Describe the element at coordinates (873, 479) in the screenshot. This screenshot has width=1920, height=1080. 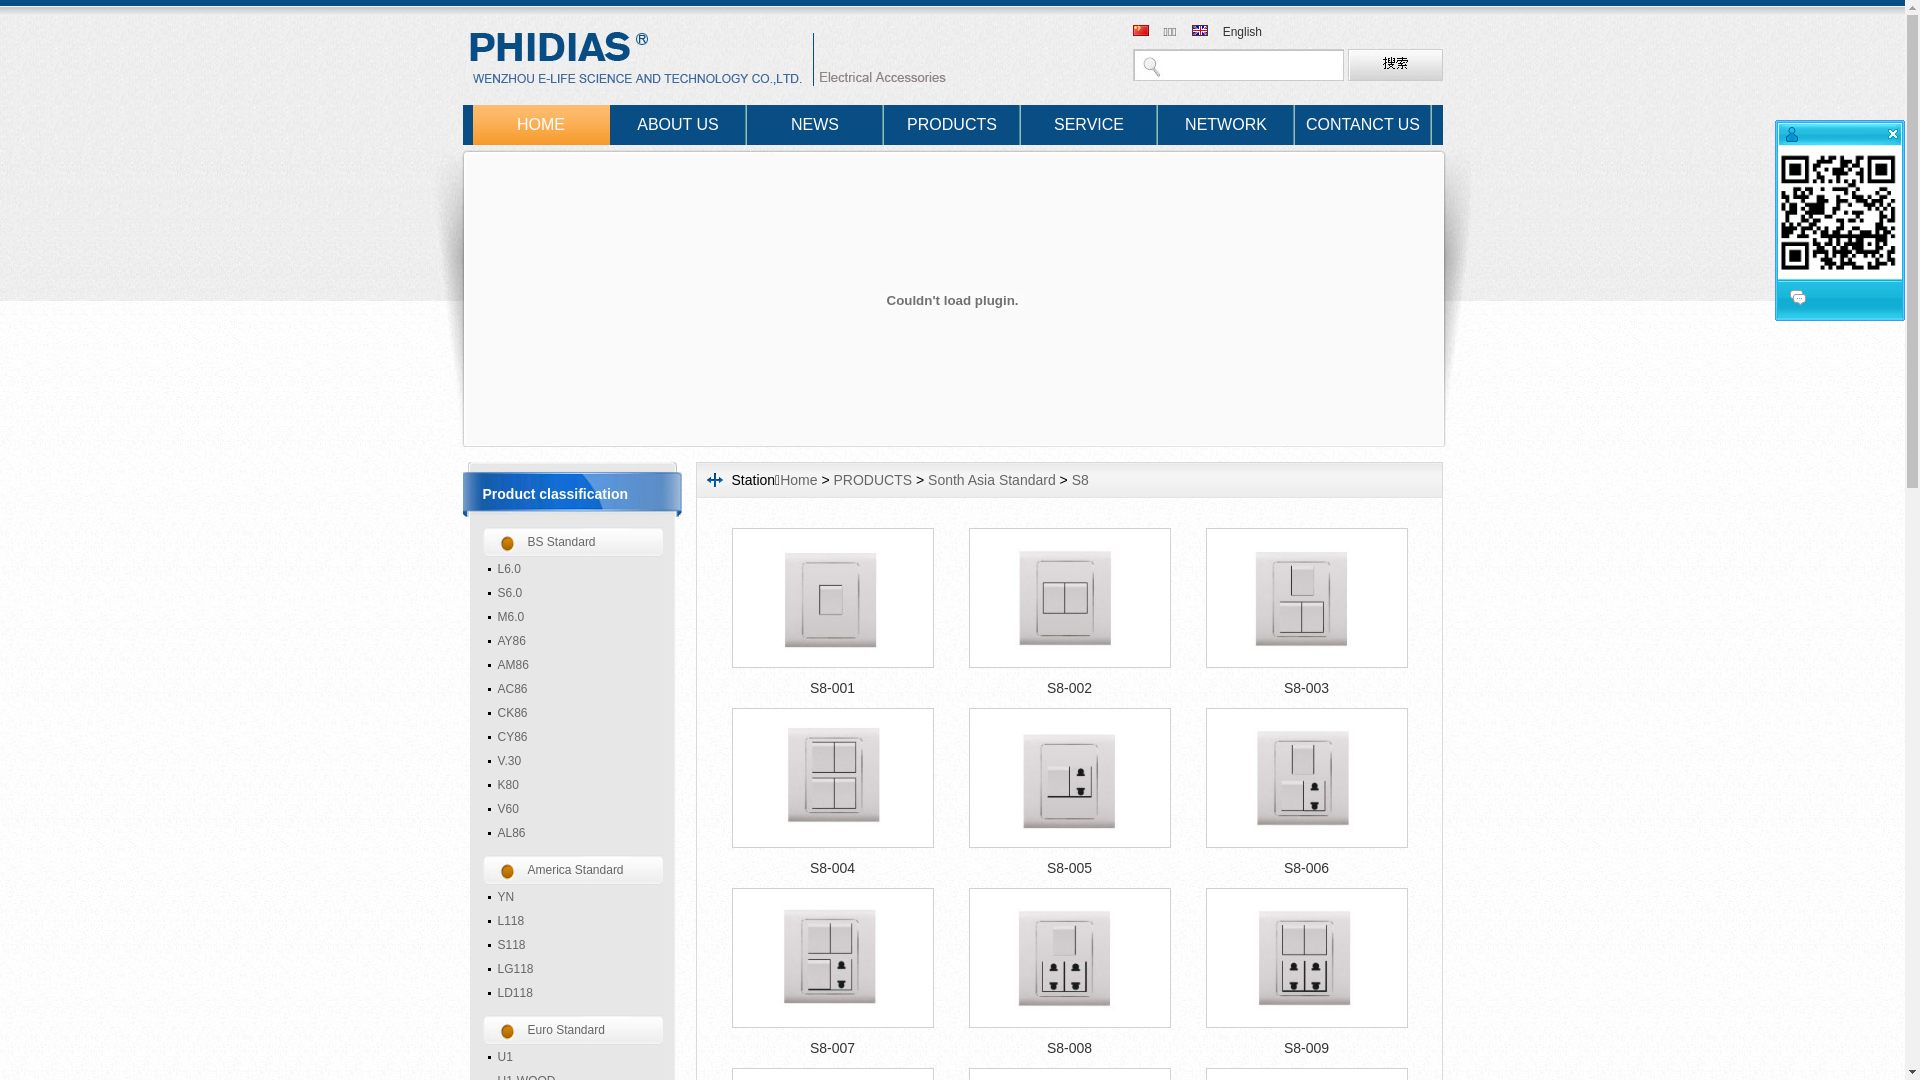
I see `'PRODUCTS'` at that location.